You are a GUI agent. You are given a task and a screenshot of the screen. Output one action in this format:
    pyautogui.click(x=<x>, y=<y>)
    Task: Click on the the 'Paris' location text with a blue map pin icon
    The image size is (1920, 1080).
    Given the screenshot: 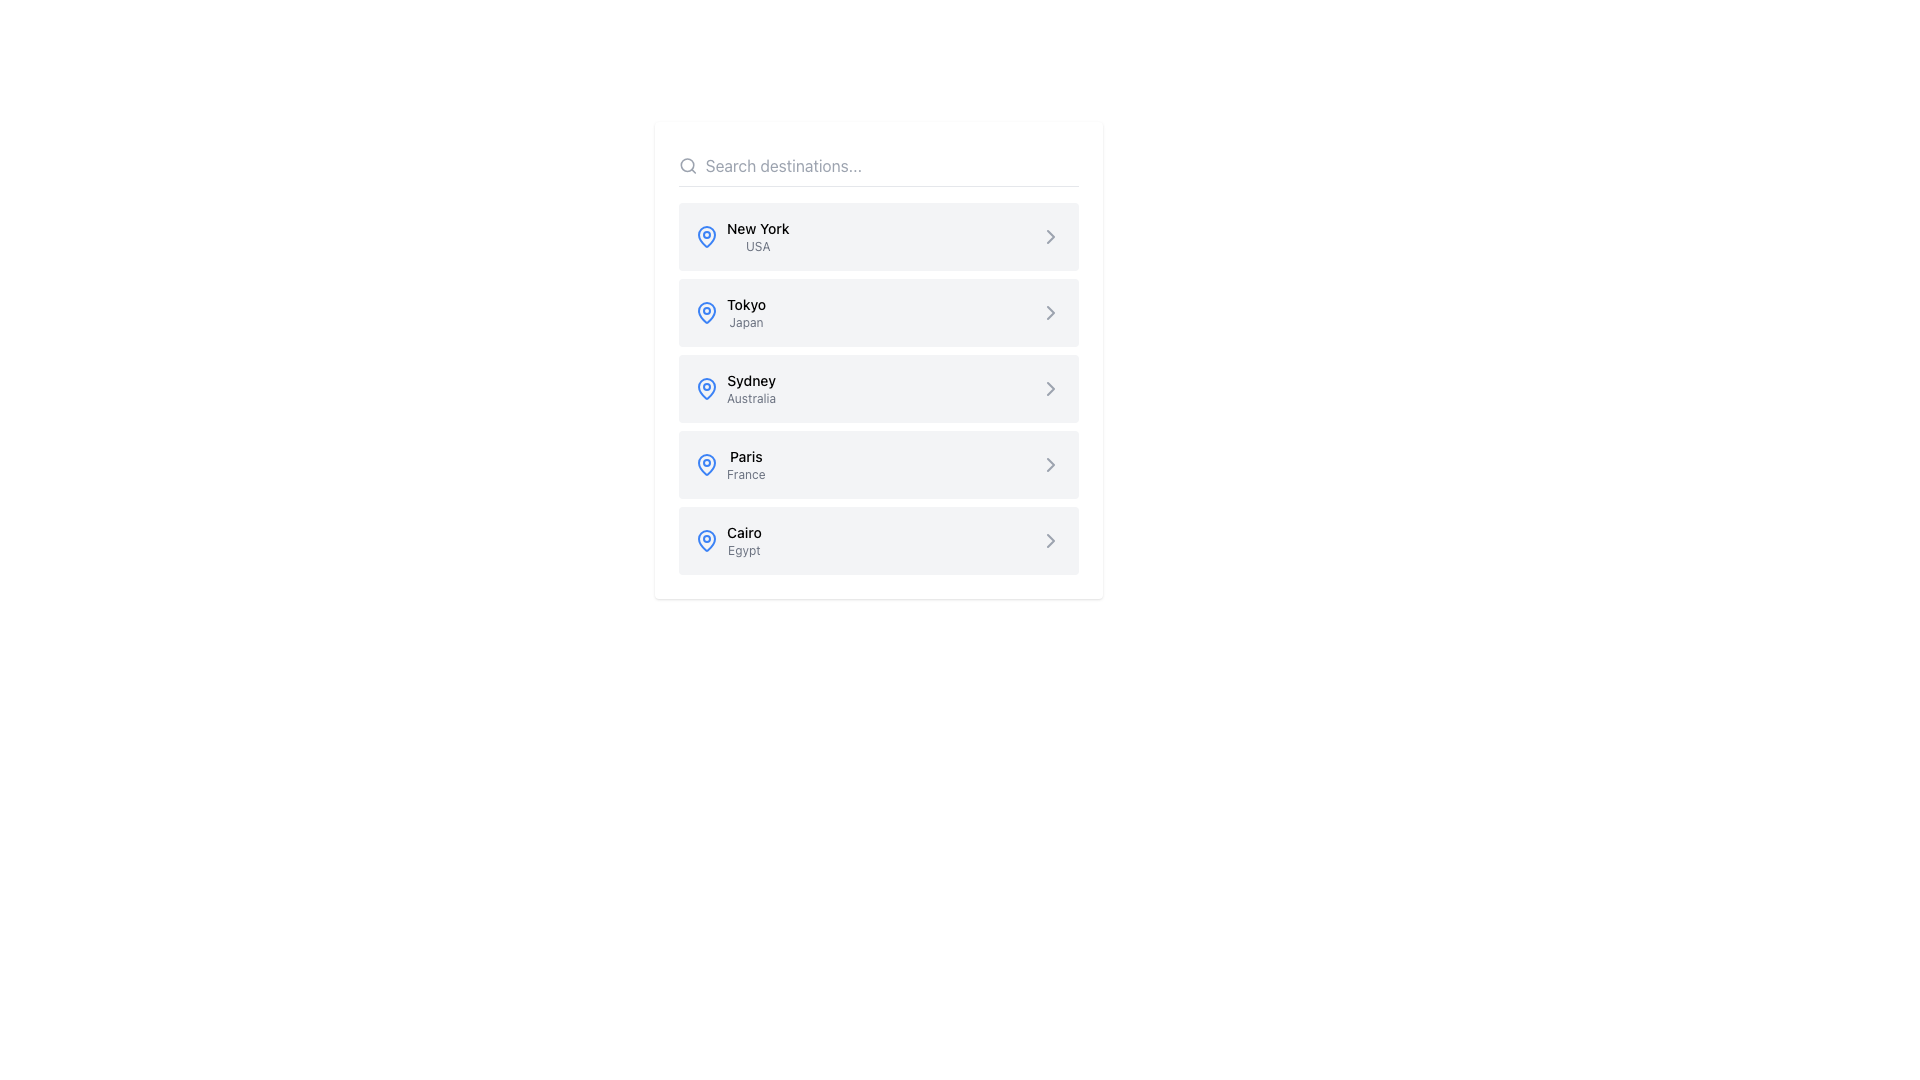 What is the action you would take?
    pyautogui.click(x=729, y=465)
    